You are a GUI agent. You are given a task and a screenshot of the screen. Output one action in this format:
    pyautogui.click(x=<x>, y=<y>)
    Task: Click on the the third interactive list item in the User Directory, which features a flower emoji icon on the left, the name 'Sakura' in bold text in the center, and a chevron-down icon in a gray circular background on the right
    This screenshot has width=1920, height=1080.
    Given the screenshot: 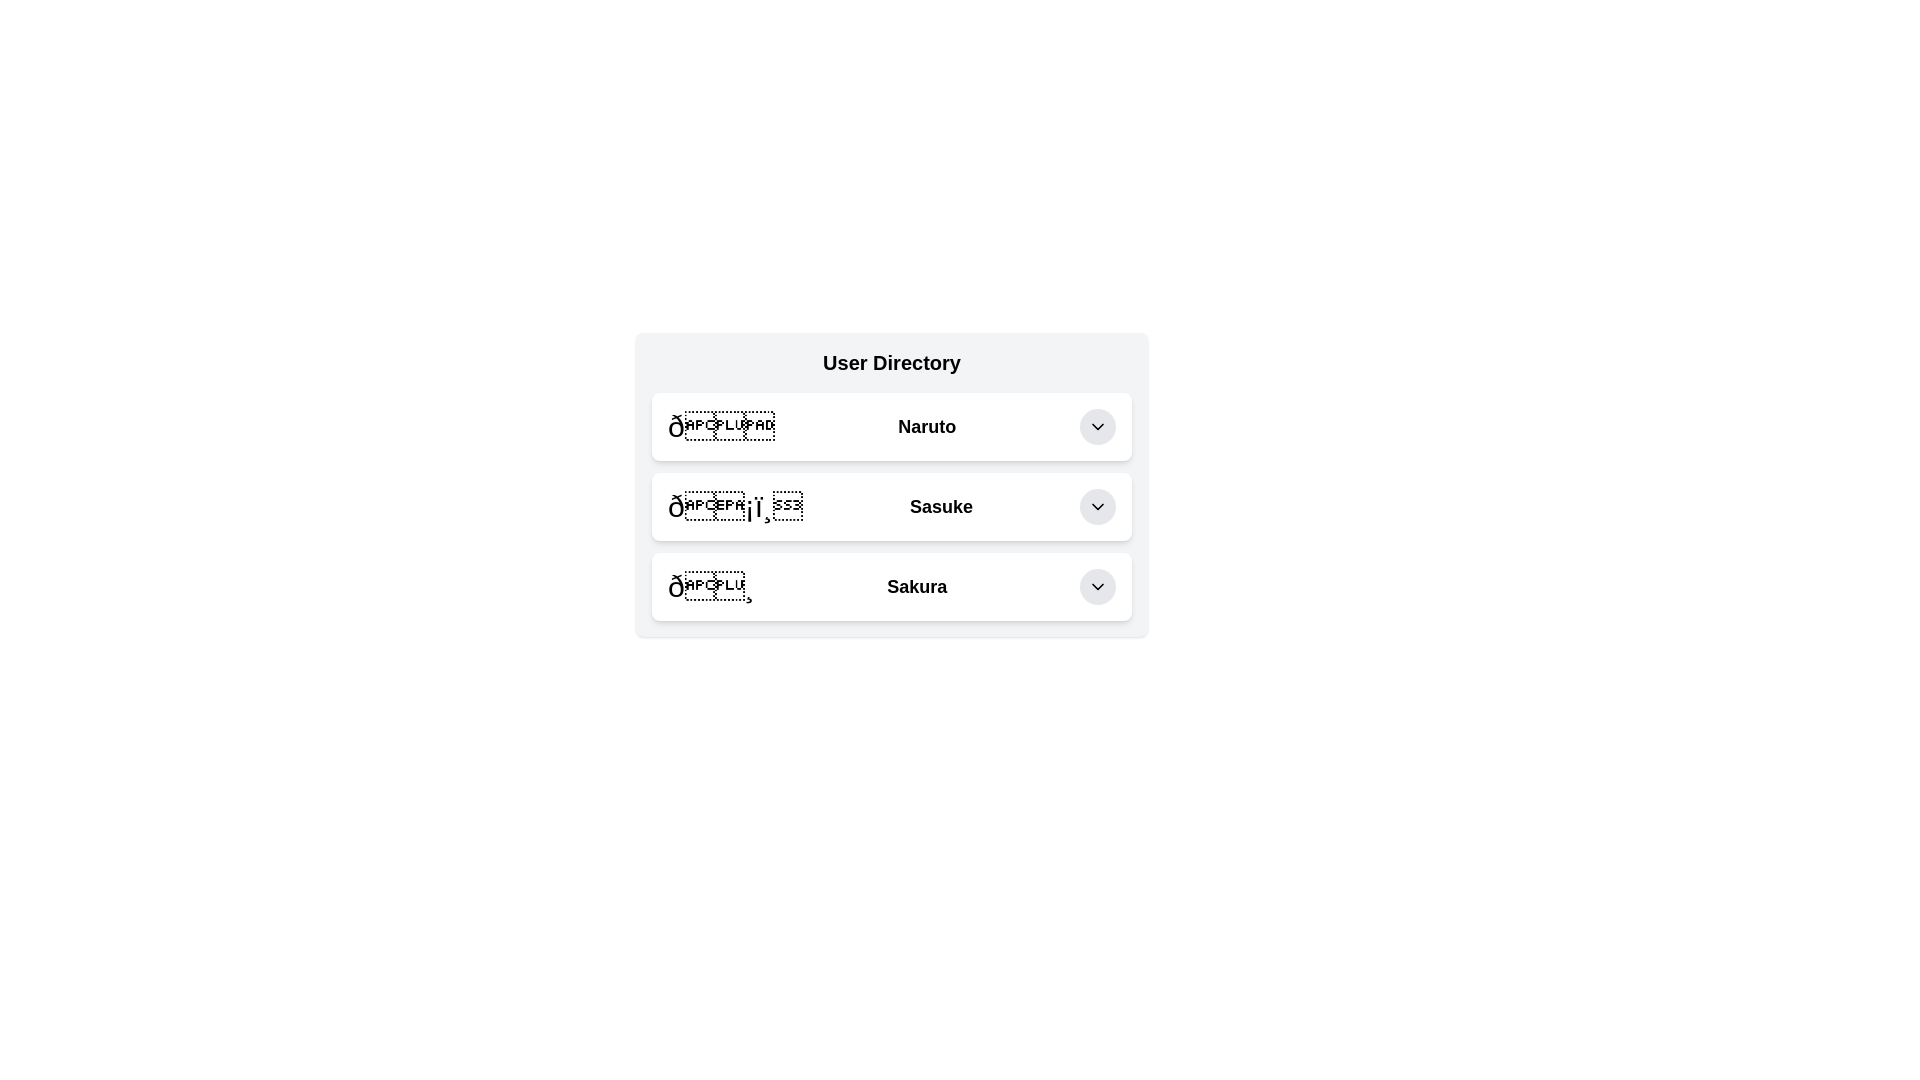 What is the action you would take?
    pyautogui.click(x=891, y=585)
    